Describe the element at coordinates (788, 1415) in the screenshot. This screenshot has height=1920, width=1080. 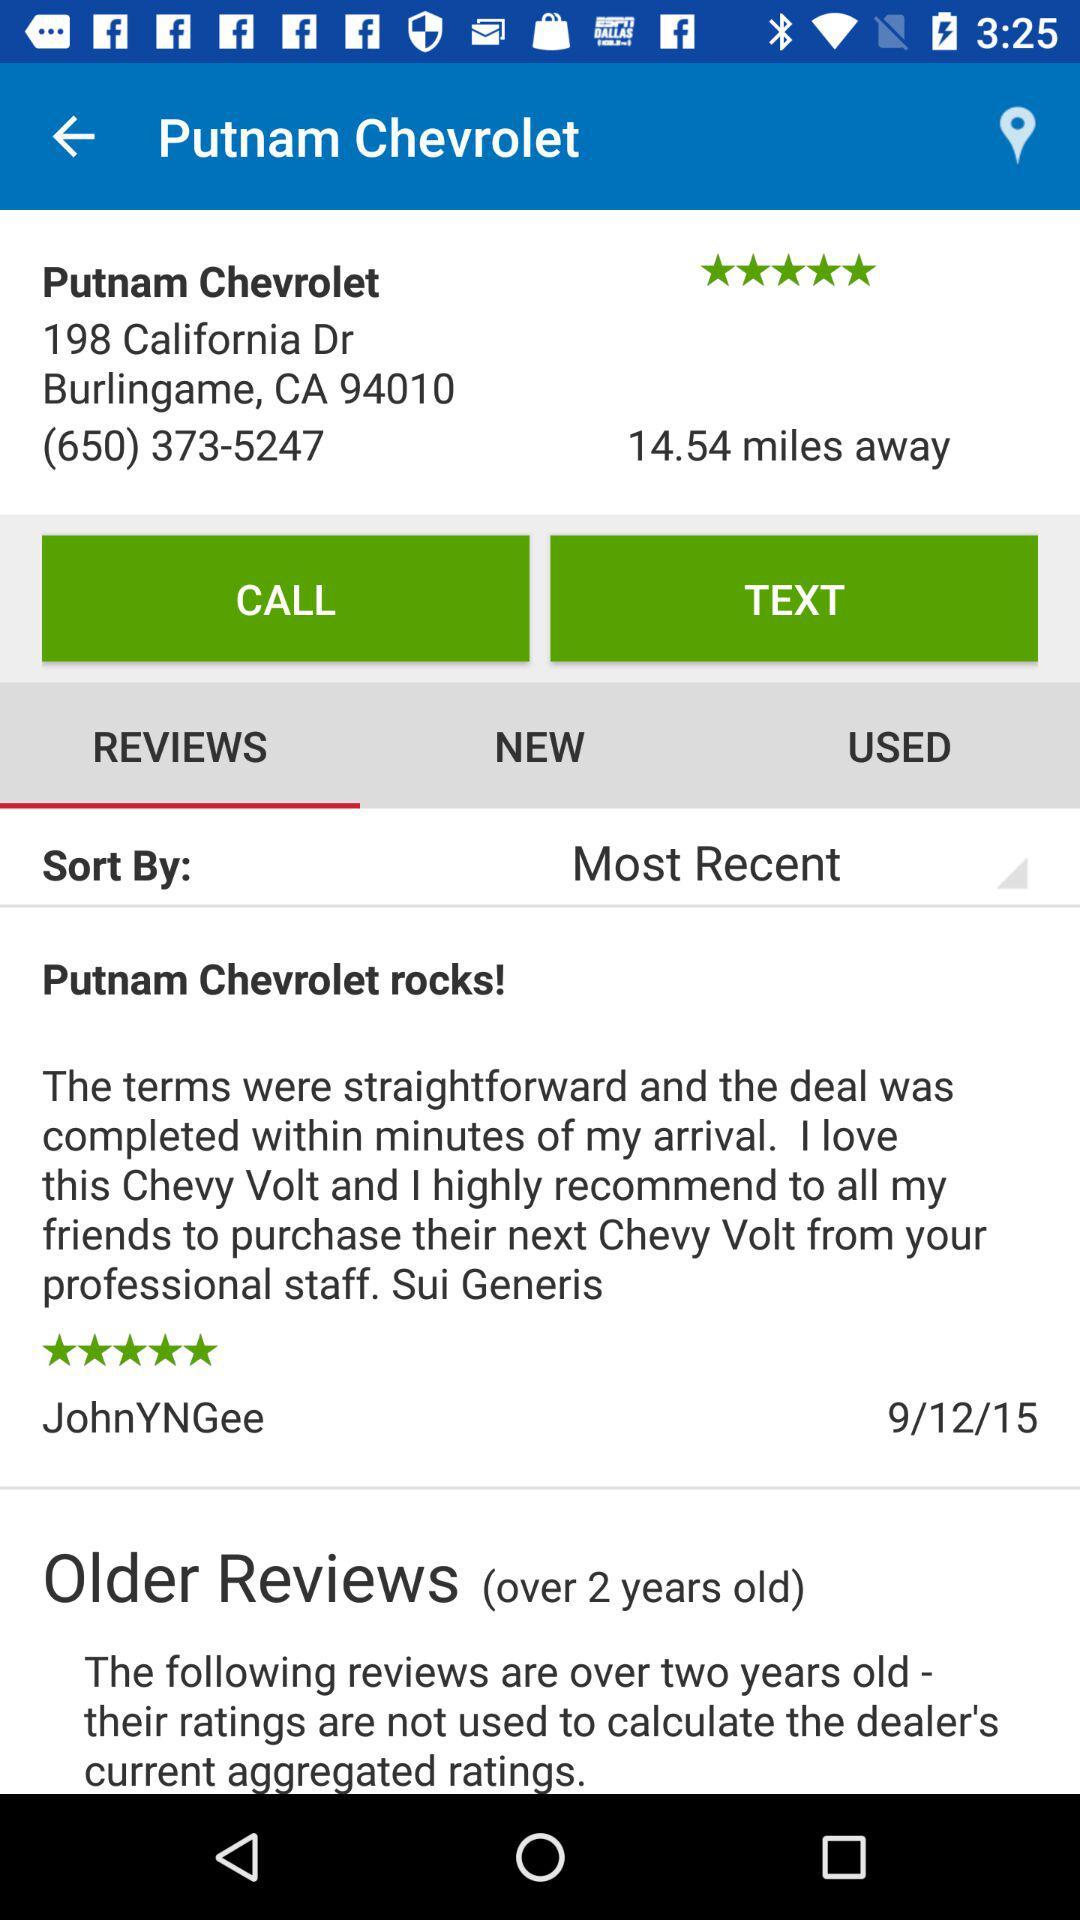
I see `the 9/12/15 icon` at that location.